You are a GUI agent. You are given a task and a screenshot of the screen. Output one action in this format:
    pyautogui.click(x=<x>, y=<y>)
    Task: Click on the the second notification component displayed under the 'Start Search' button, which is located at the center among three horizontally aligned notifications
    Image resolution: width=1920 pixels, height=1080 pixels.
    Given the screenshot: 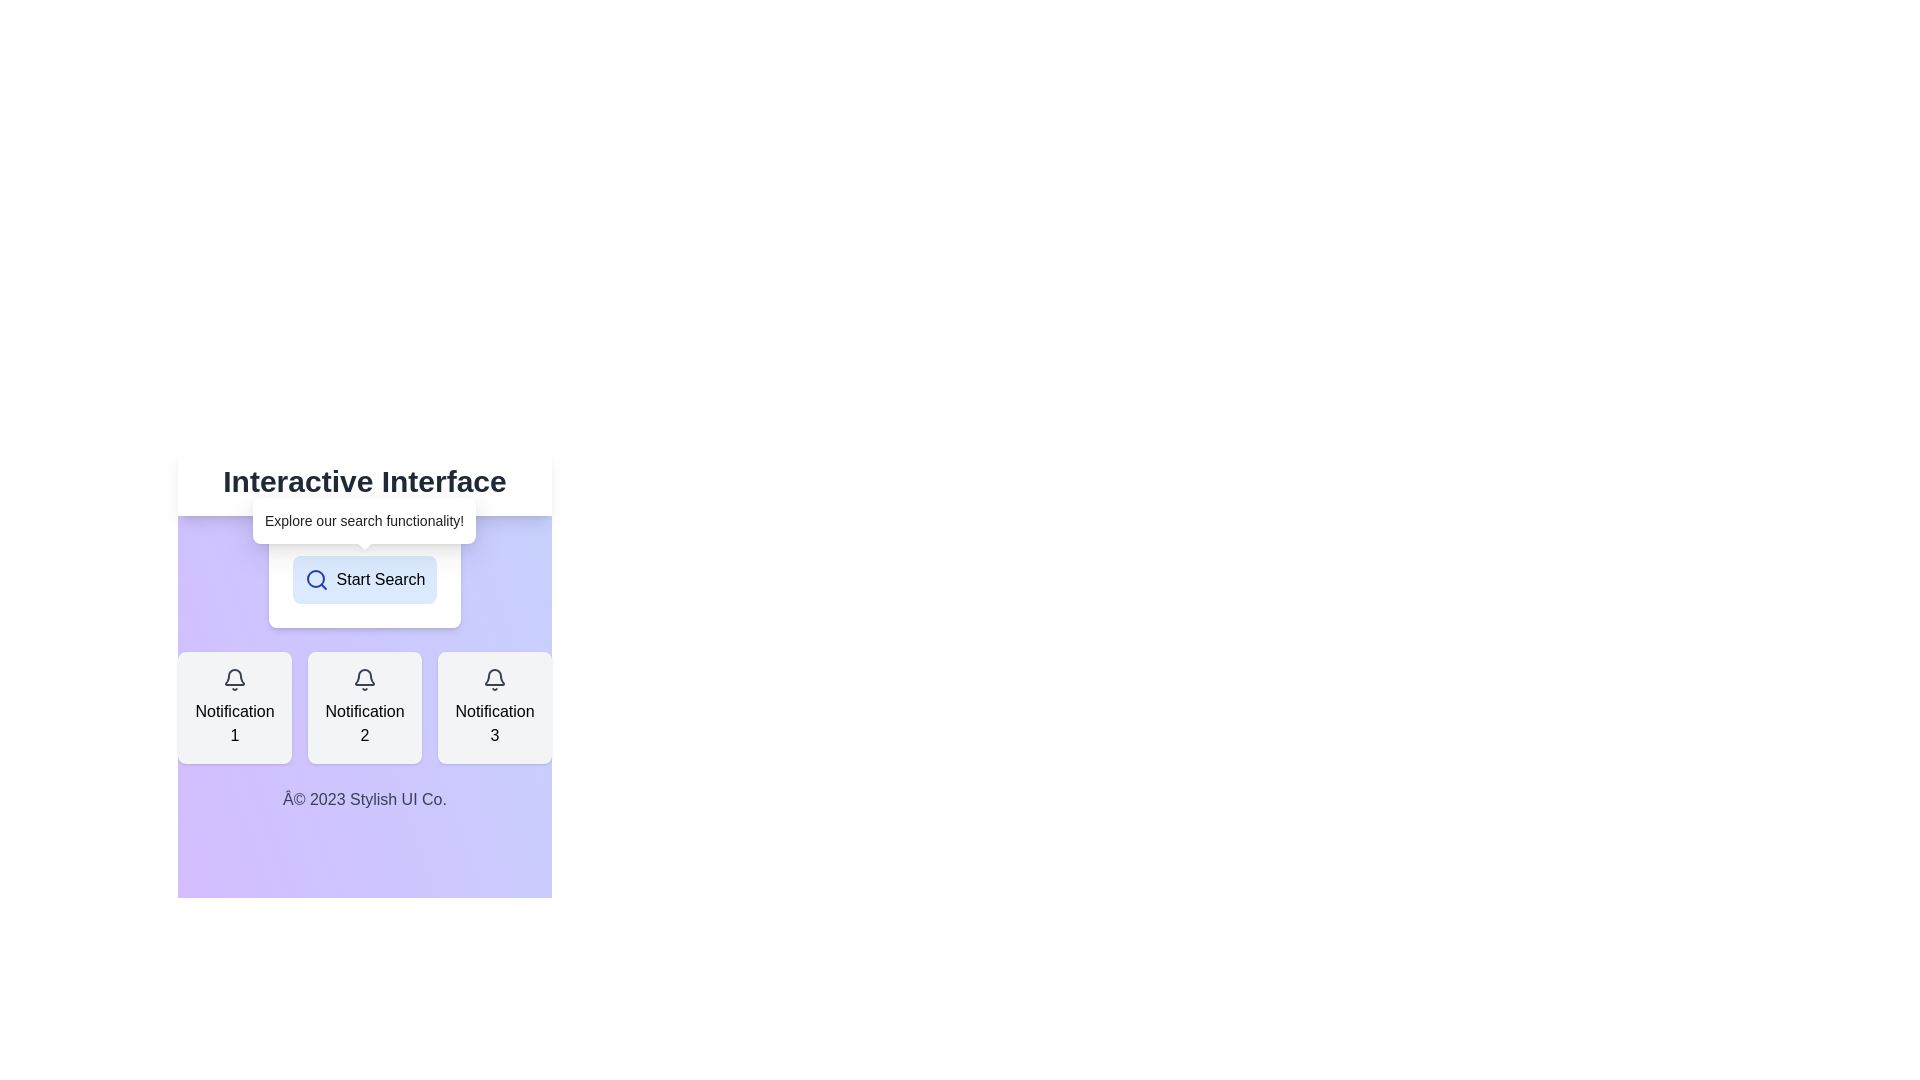 What is the action you would take?
    pyautogui.click(x=364, y=707)
    